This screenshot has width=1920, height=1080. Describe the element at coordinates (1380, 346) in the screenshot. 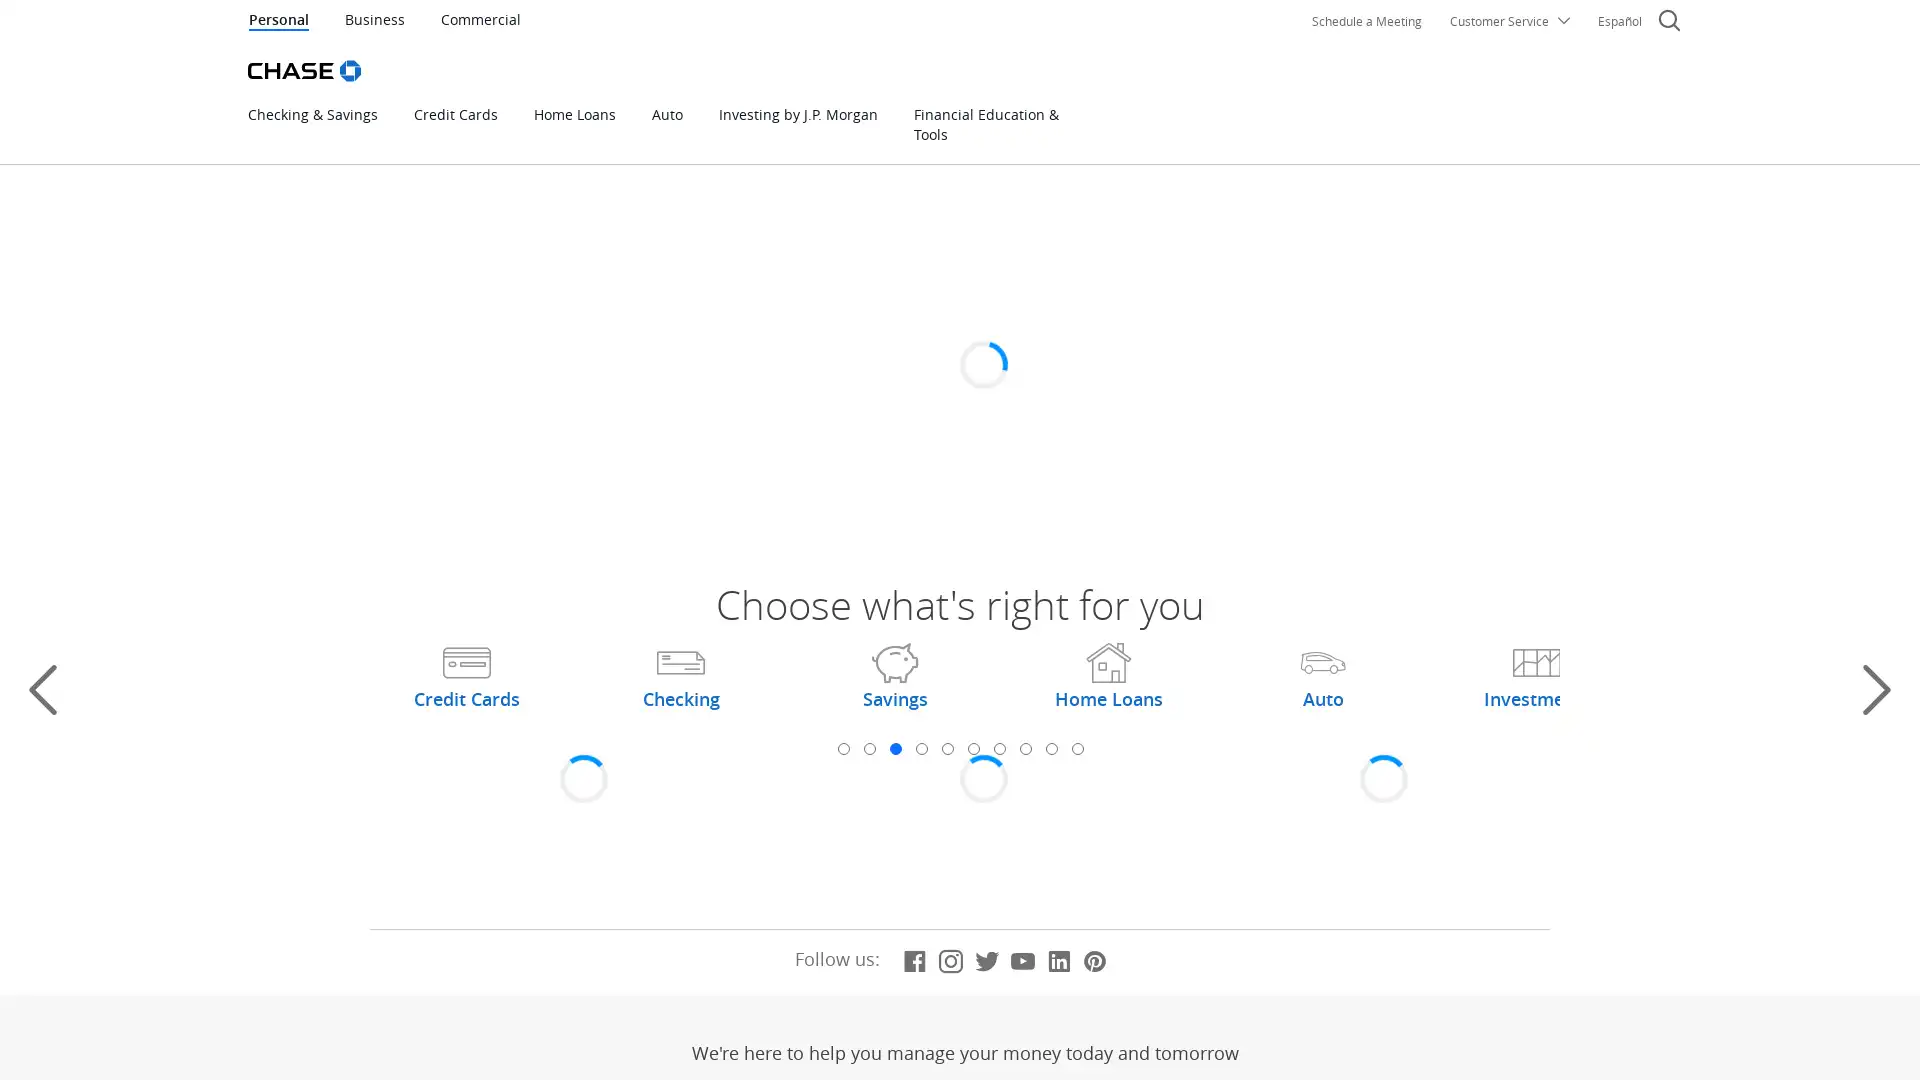

I see `Sign in` at that location.